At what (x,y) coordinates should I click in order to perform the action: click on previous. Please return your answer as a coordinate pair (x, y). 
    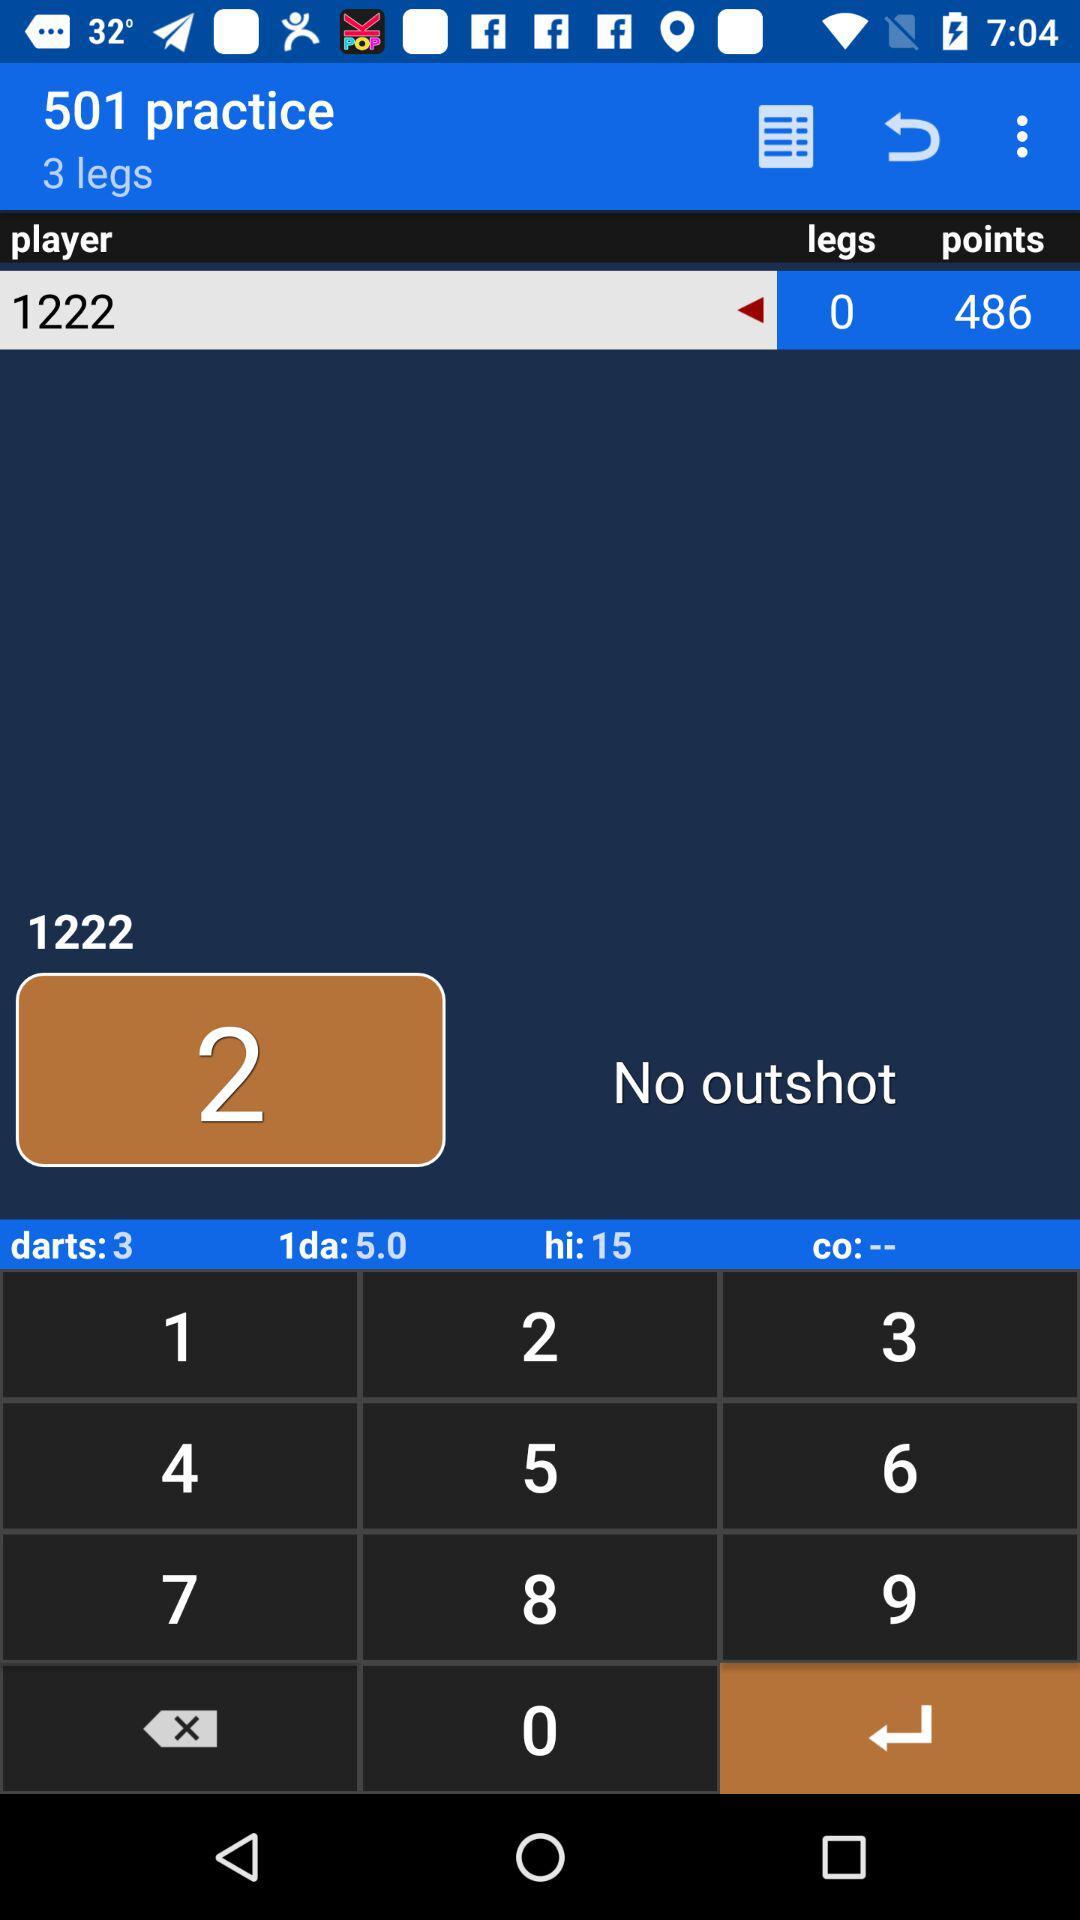
    Looking at the image, I should click on (898, 1727).